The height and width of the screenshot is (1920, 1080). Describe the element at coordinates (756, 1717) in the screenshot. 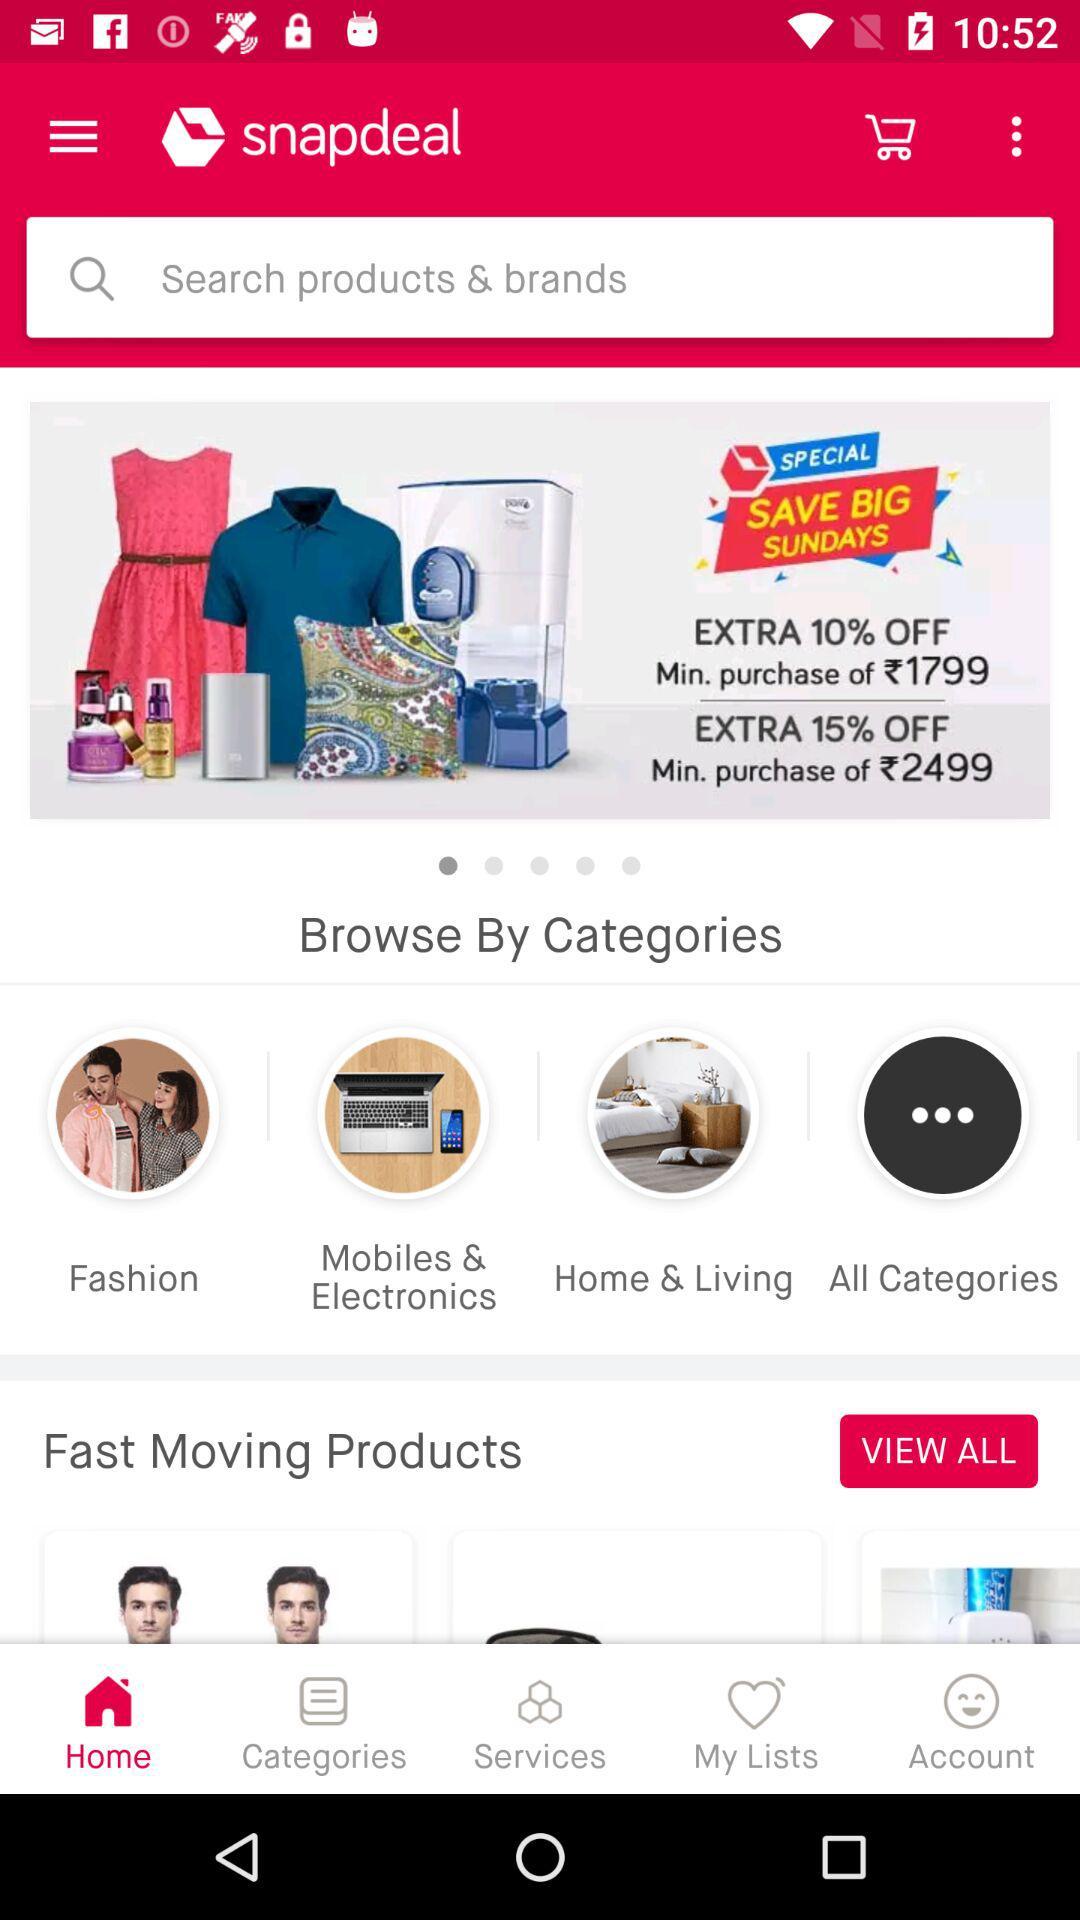

I see `the icon next to services icon` at that location.